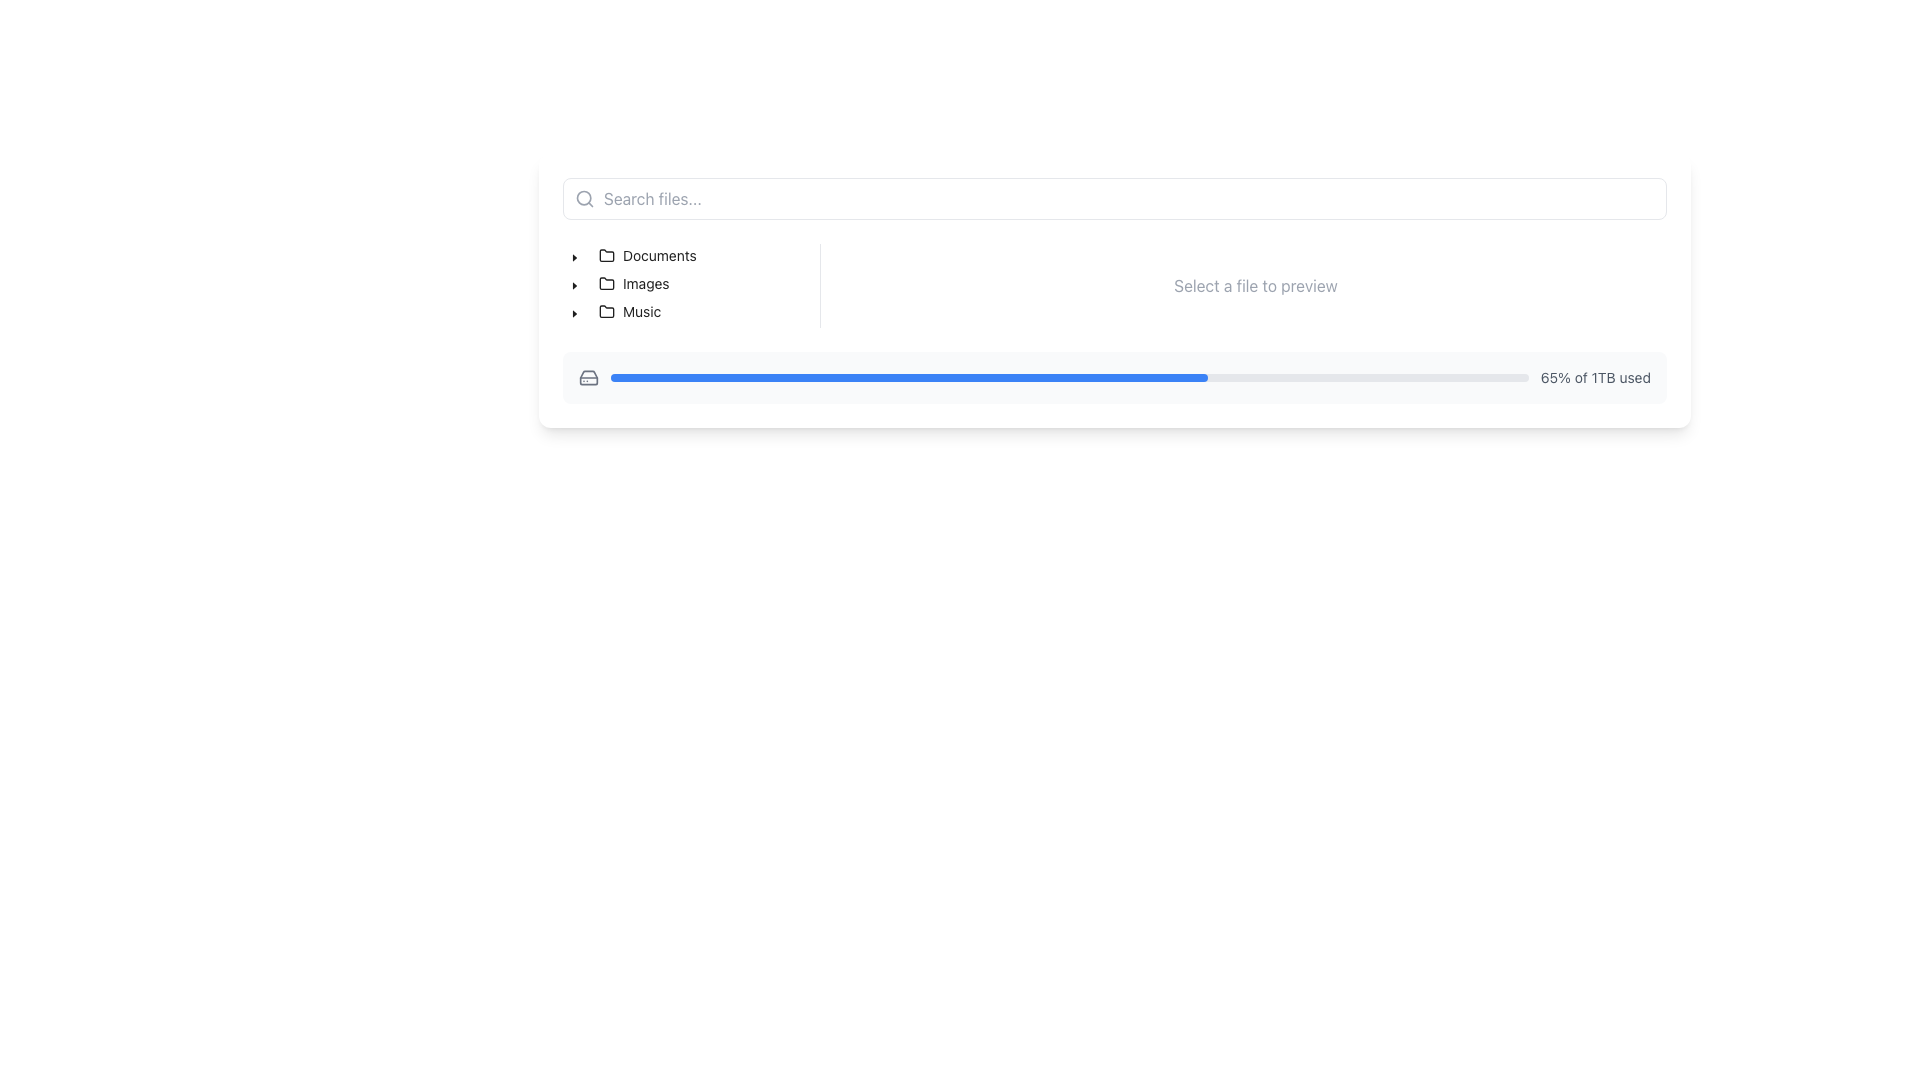 This screenshot has width=1920, height=1080. Describe the element at coordinates (574, 313) in the screenshot. I see `the icon-based toggle button located to the left of the 'Music' folder label in the tree navigation layout` at that location.